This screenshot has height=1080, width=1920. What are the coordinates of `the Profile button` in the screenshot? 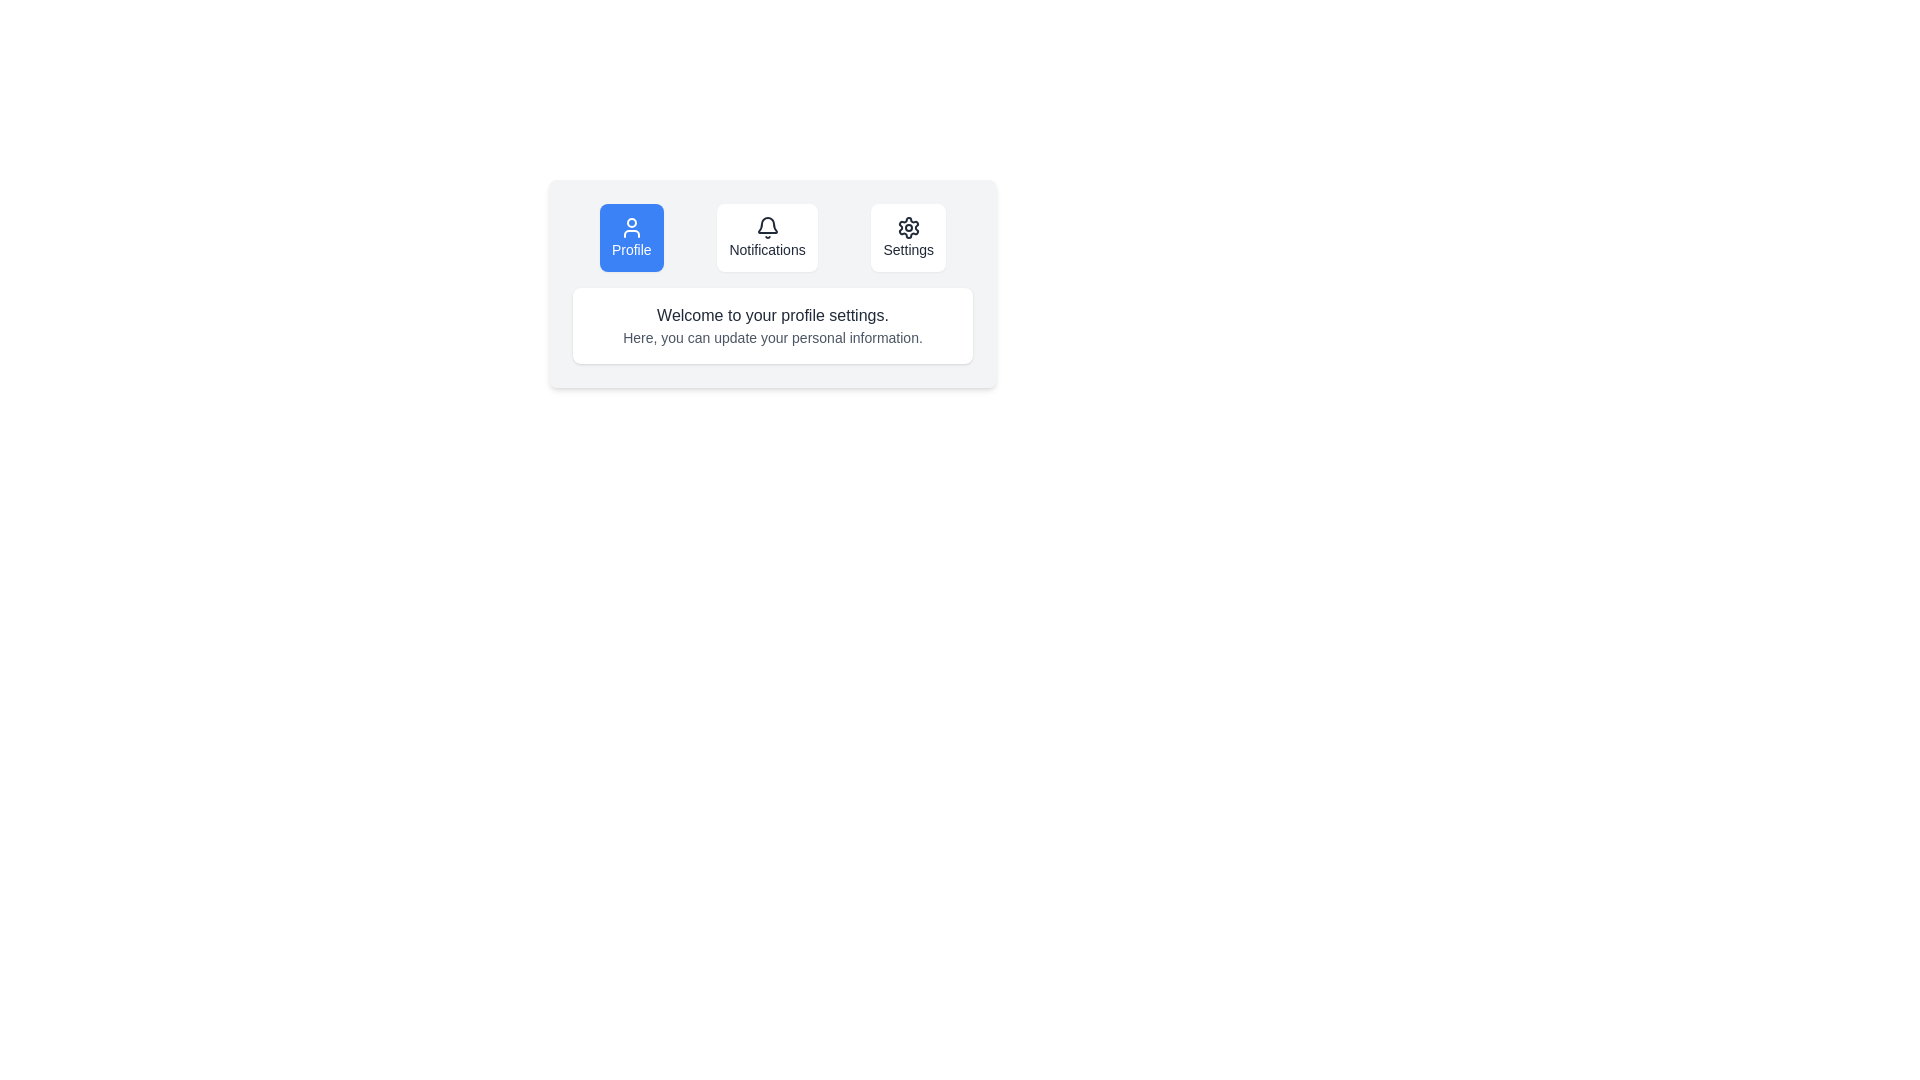 It's located at (630, 237).